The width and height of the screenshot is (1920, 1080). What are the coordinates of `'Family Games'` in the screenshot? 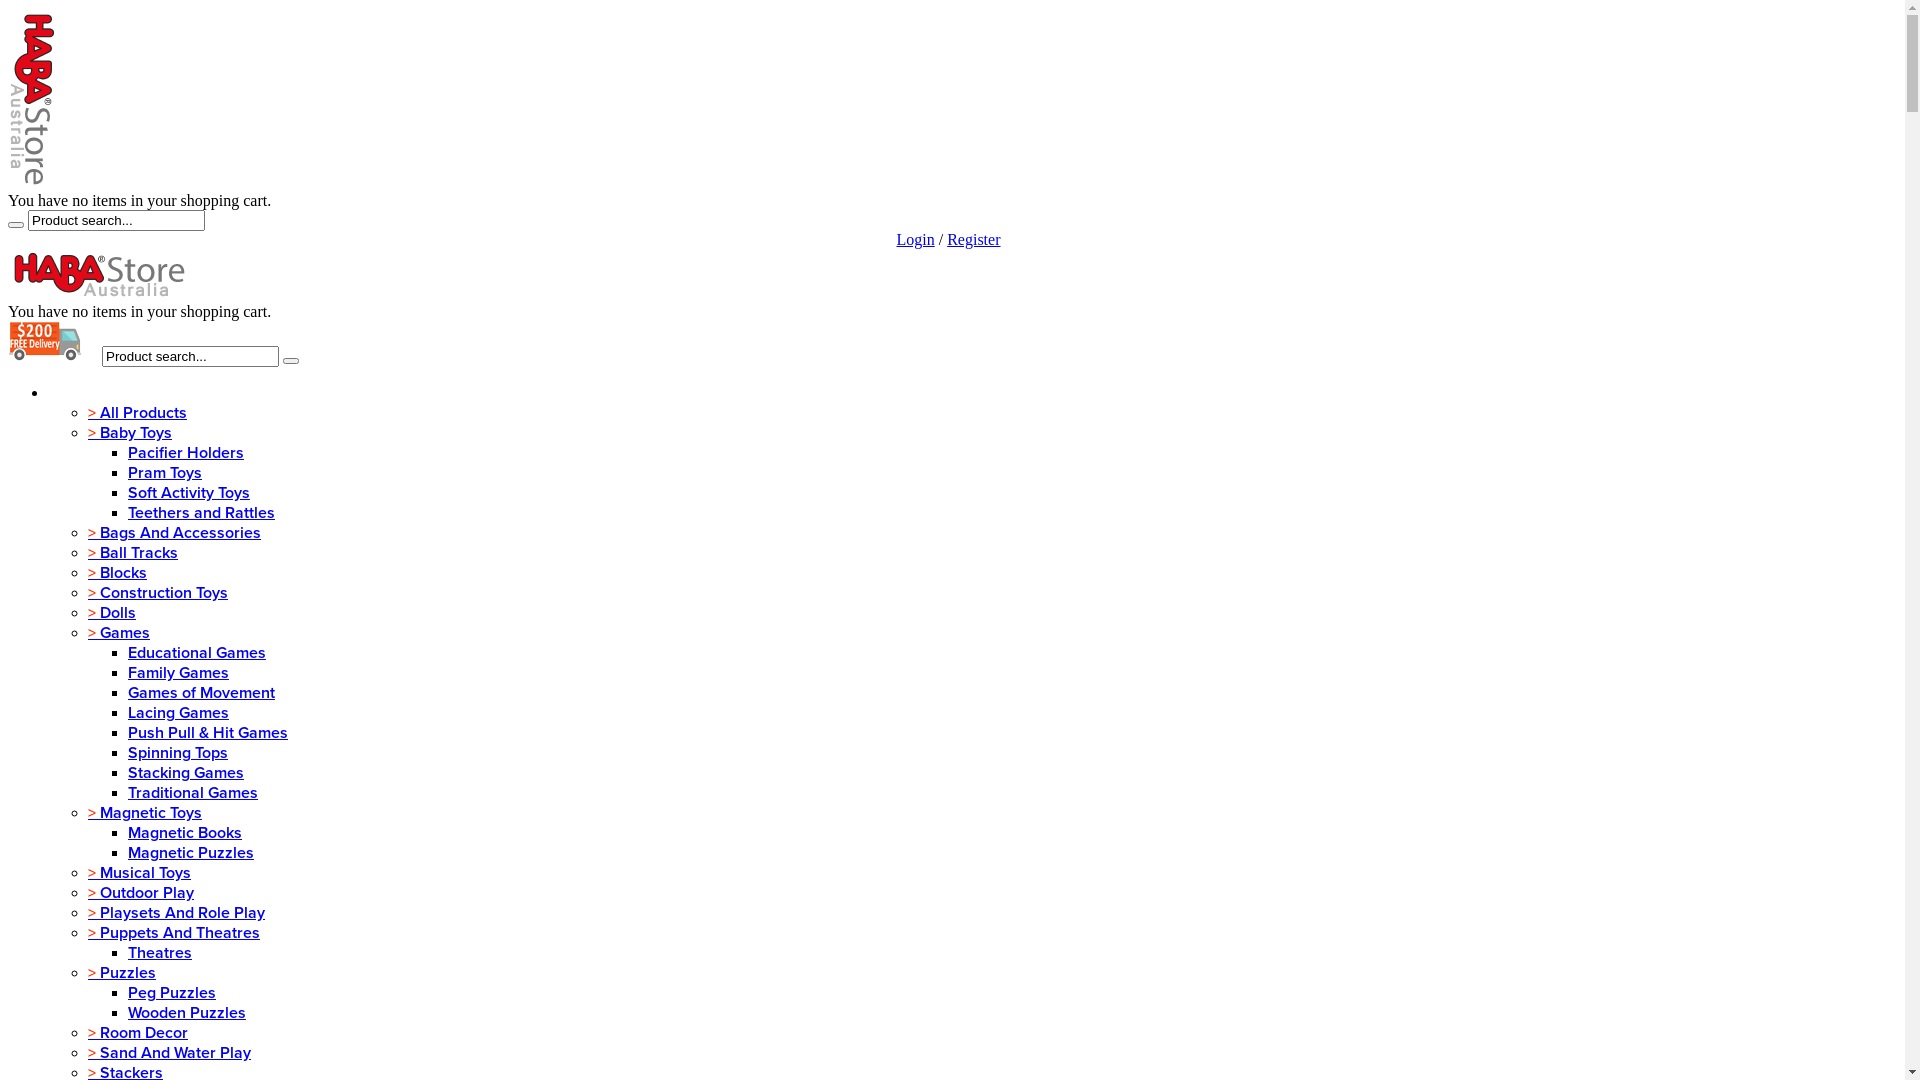 It's located at (178, 672).